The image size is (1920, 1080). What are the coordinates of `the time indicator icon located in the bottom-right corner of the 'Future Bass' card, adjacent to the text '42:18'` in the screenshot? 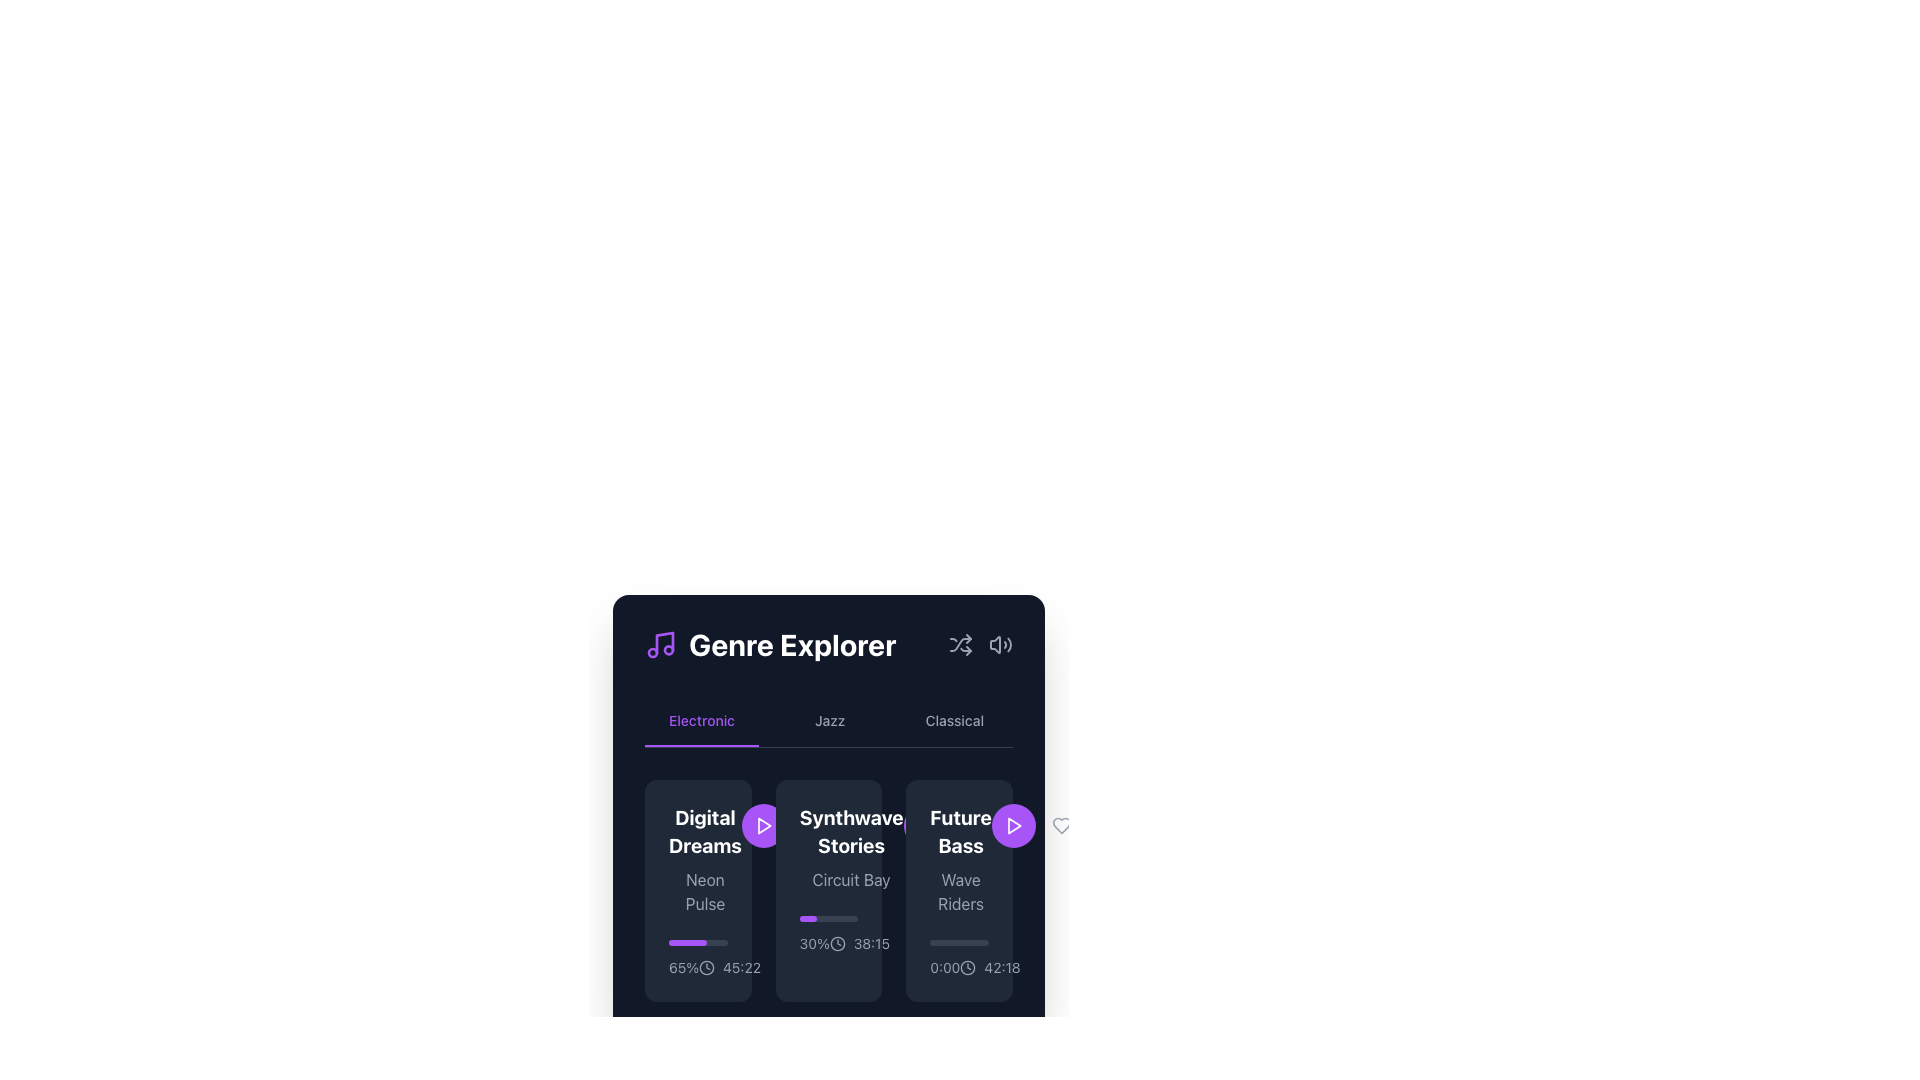 It's located at (968, 967).